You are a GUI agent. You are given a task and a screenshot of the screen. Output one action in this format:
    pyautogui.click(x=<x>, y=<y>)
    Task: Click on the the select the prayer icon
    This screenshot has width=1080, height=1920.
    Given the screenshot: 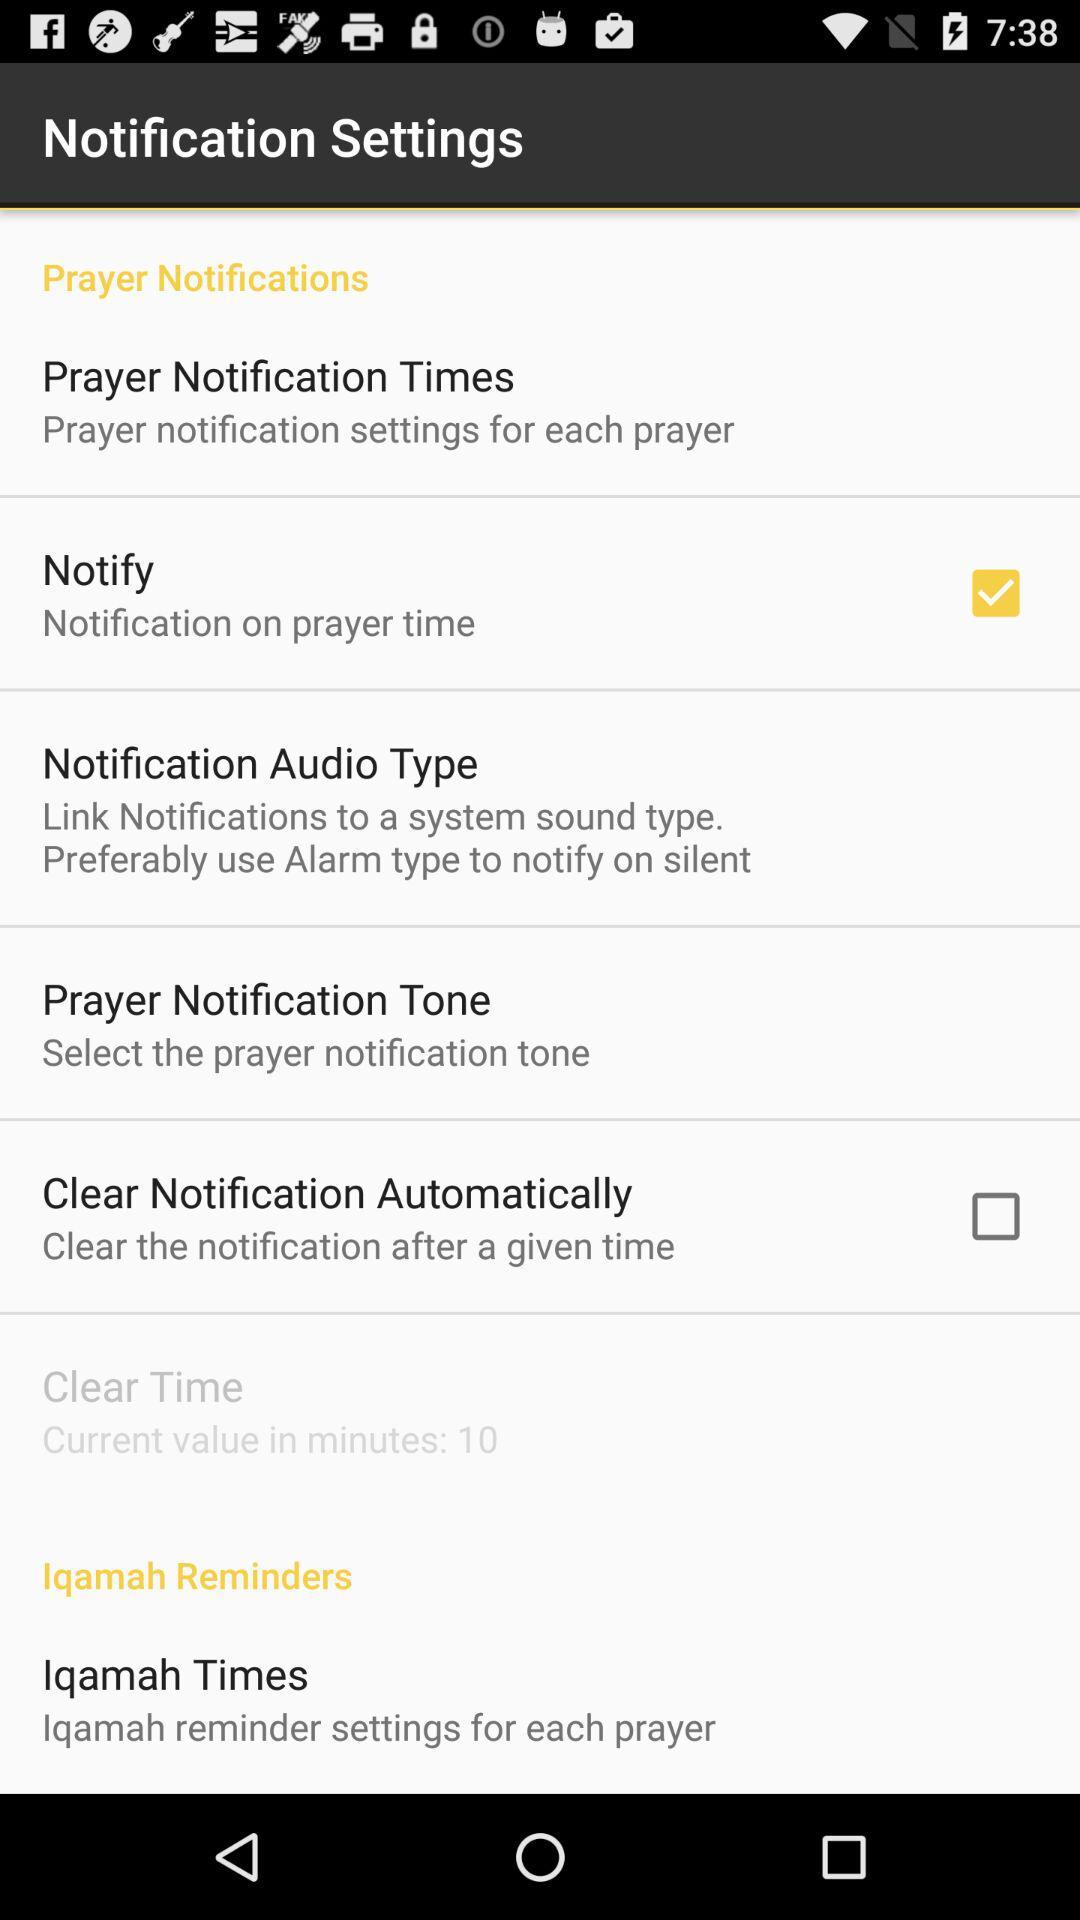 What is the action you would take?
    pyautogui.click(x=315, y=1050)
    